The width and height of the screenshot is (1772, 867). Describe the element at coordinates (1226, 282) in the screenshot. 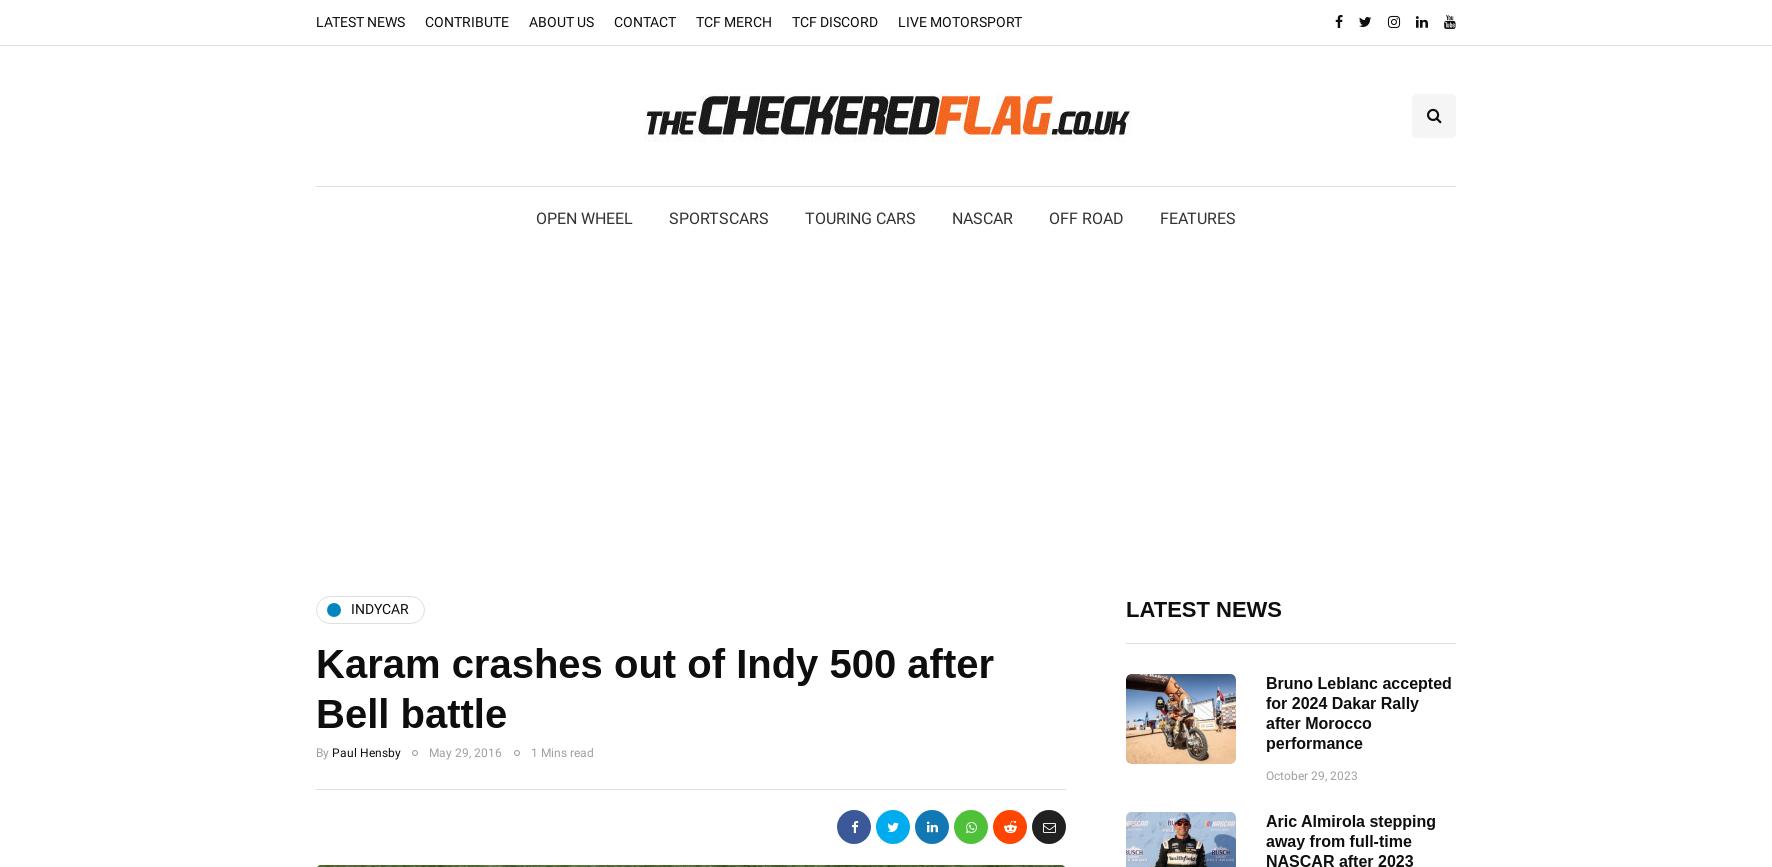

I see `'Driver Columns'` at that location.